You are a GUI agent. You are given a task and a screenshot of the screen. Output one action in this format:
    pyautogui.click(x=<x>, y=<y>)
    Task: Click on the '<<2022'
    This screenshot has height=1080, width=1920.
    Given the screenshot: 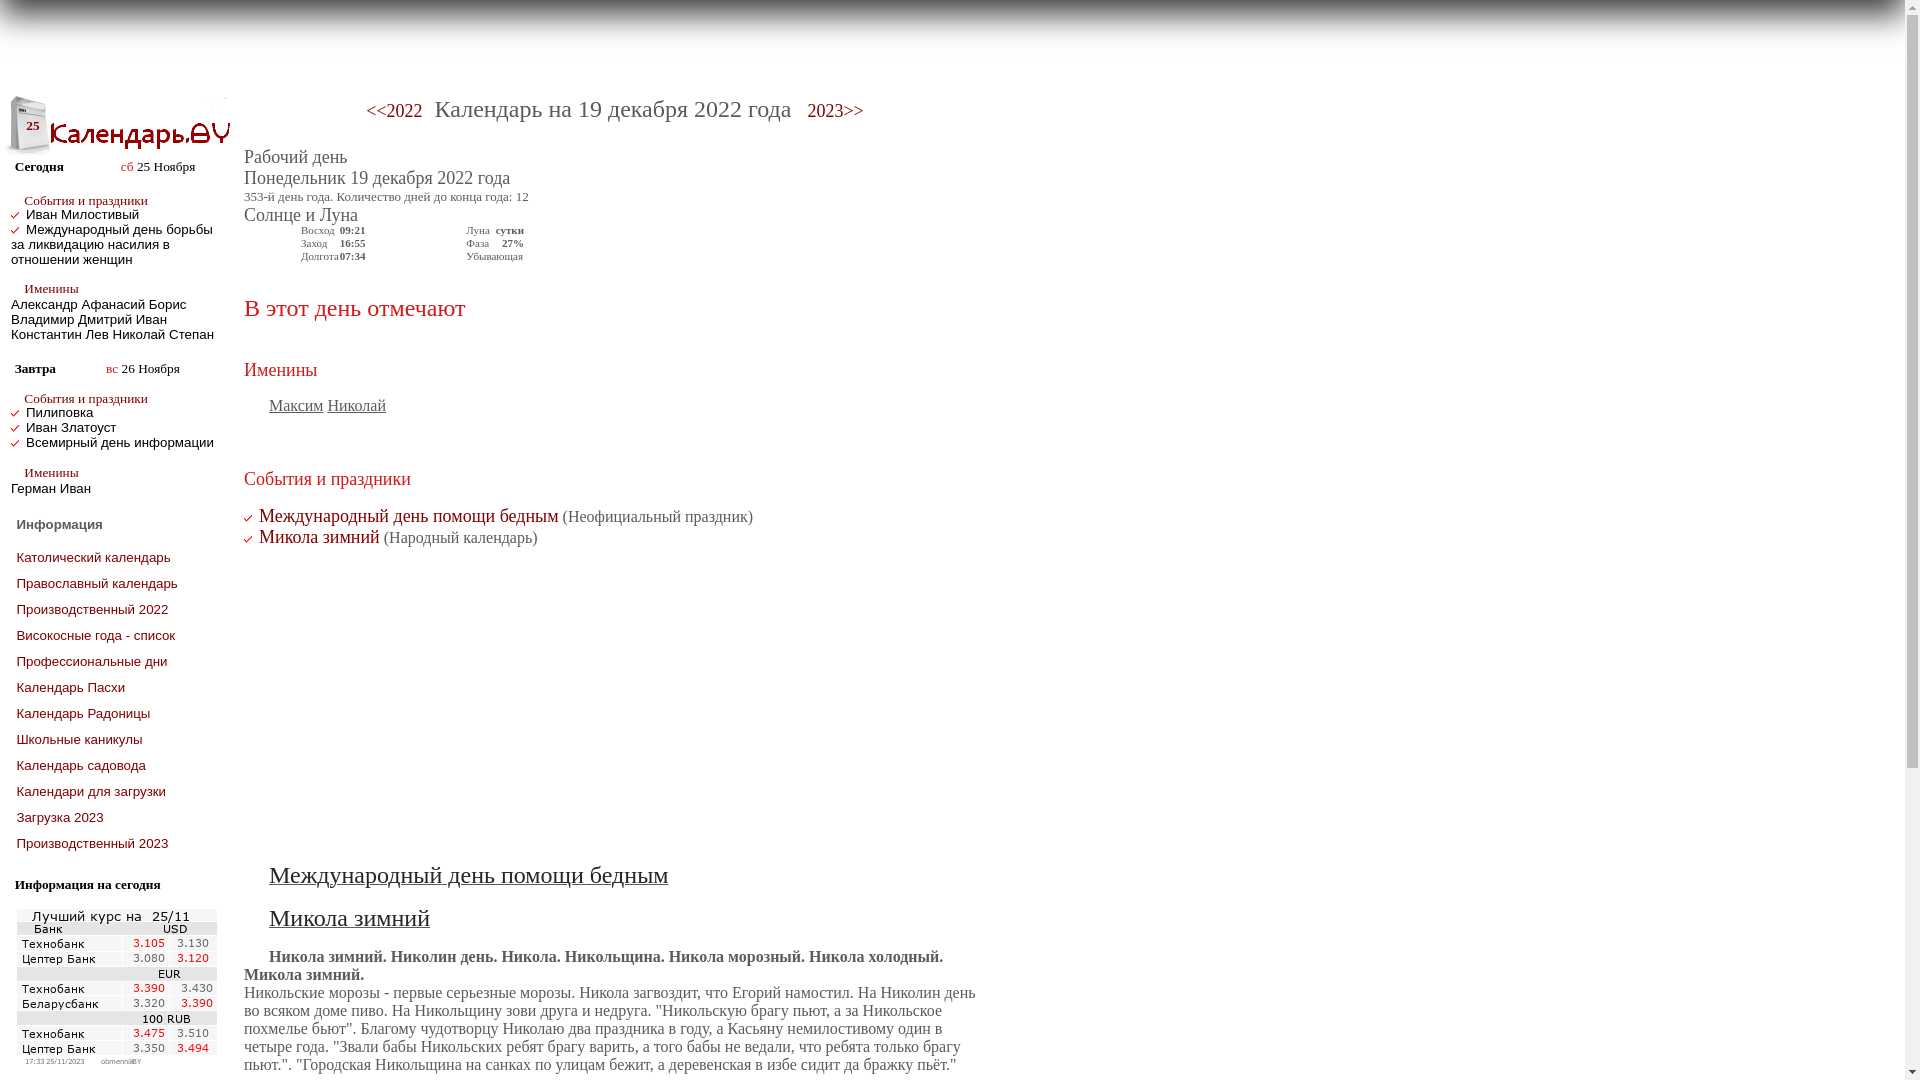 What is the action you would take?
    pyautogui.click(x=393, y=111)
    